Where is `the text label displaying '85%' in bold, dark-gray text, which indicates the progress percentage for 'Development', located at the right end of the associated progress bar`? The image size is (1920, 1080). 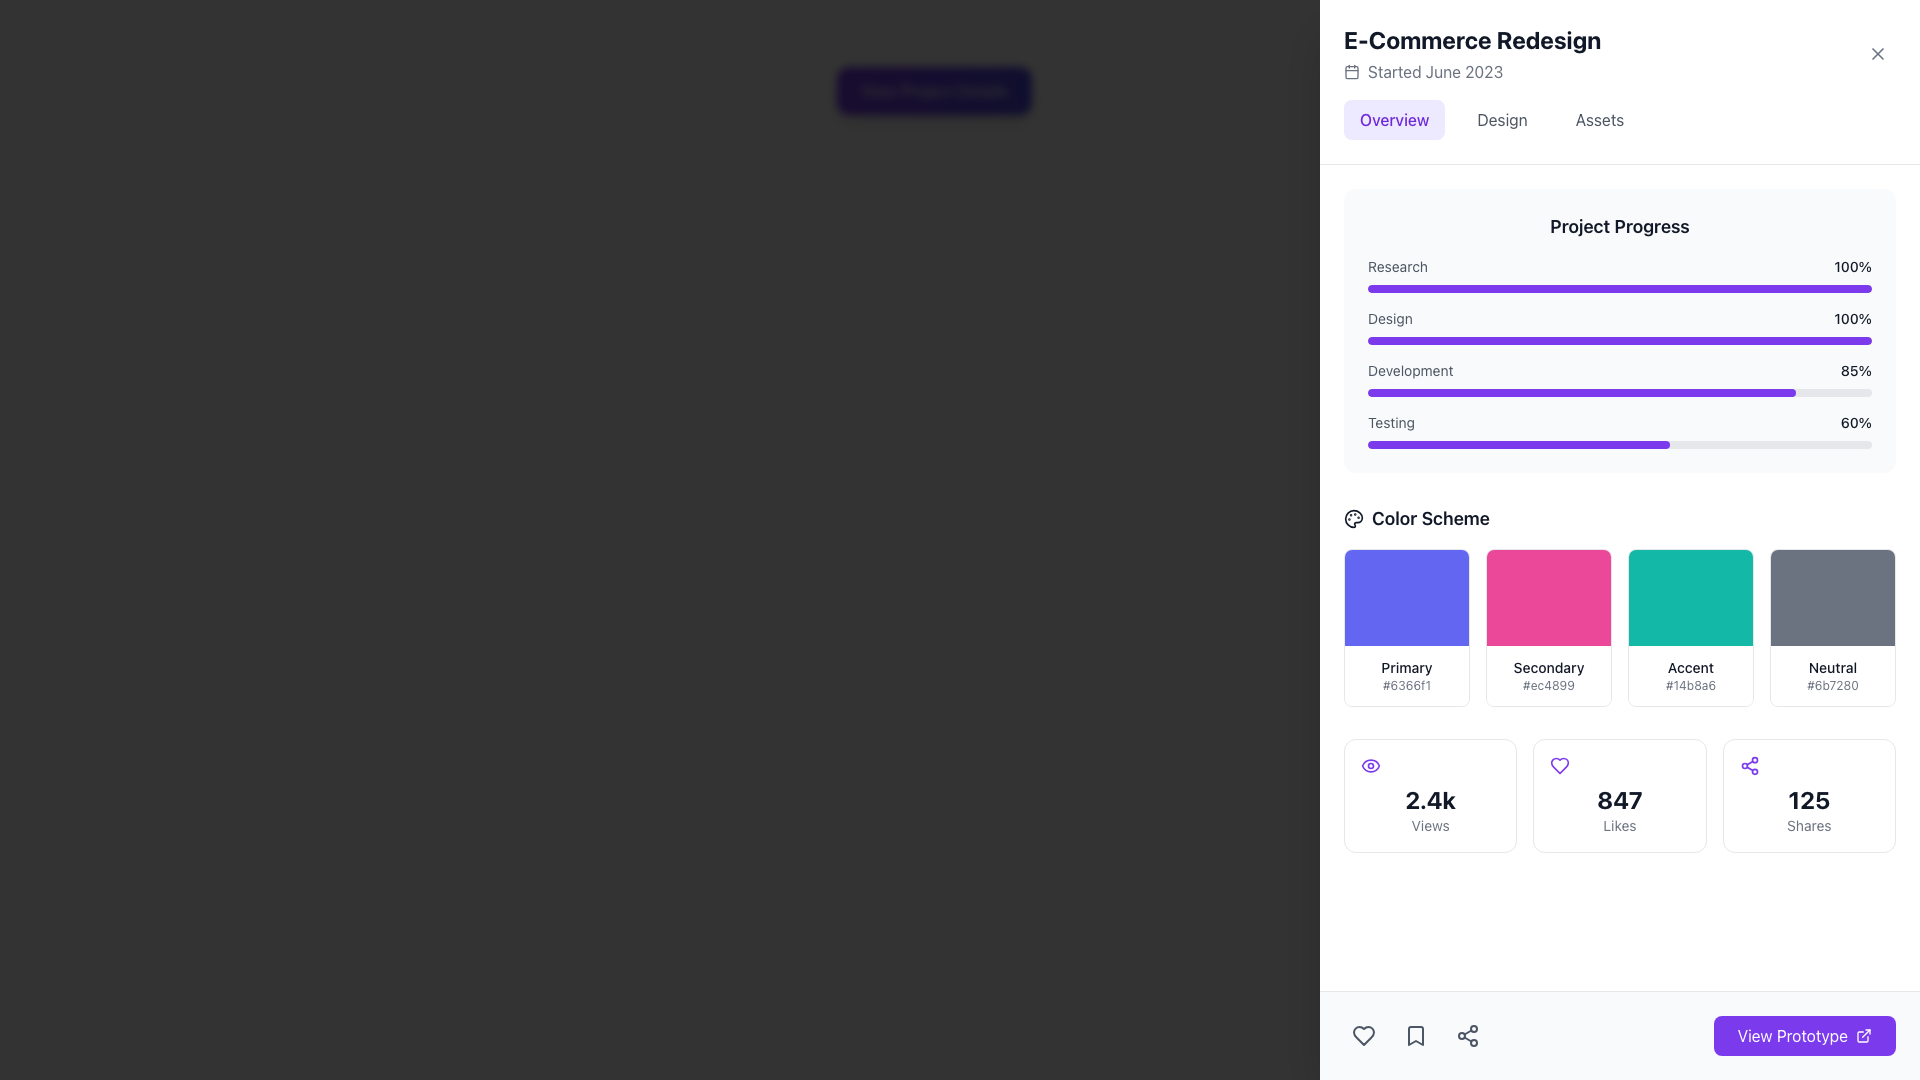
the text label displaying '85%' in bold, dark-gray text, which indicates the progress percentage for 'Development', located at the right end of the associated progress bar is located at coordinates (1855, 370).